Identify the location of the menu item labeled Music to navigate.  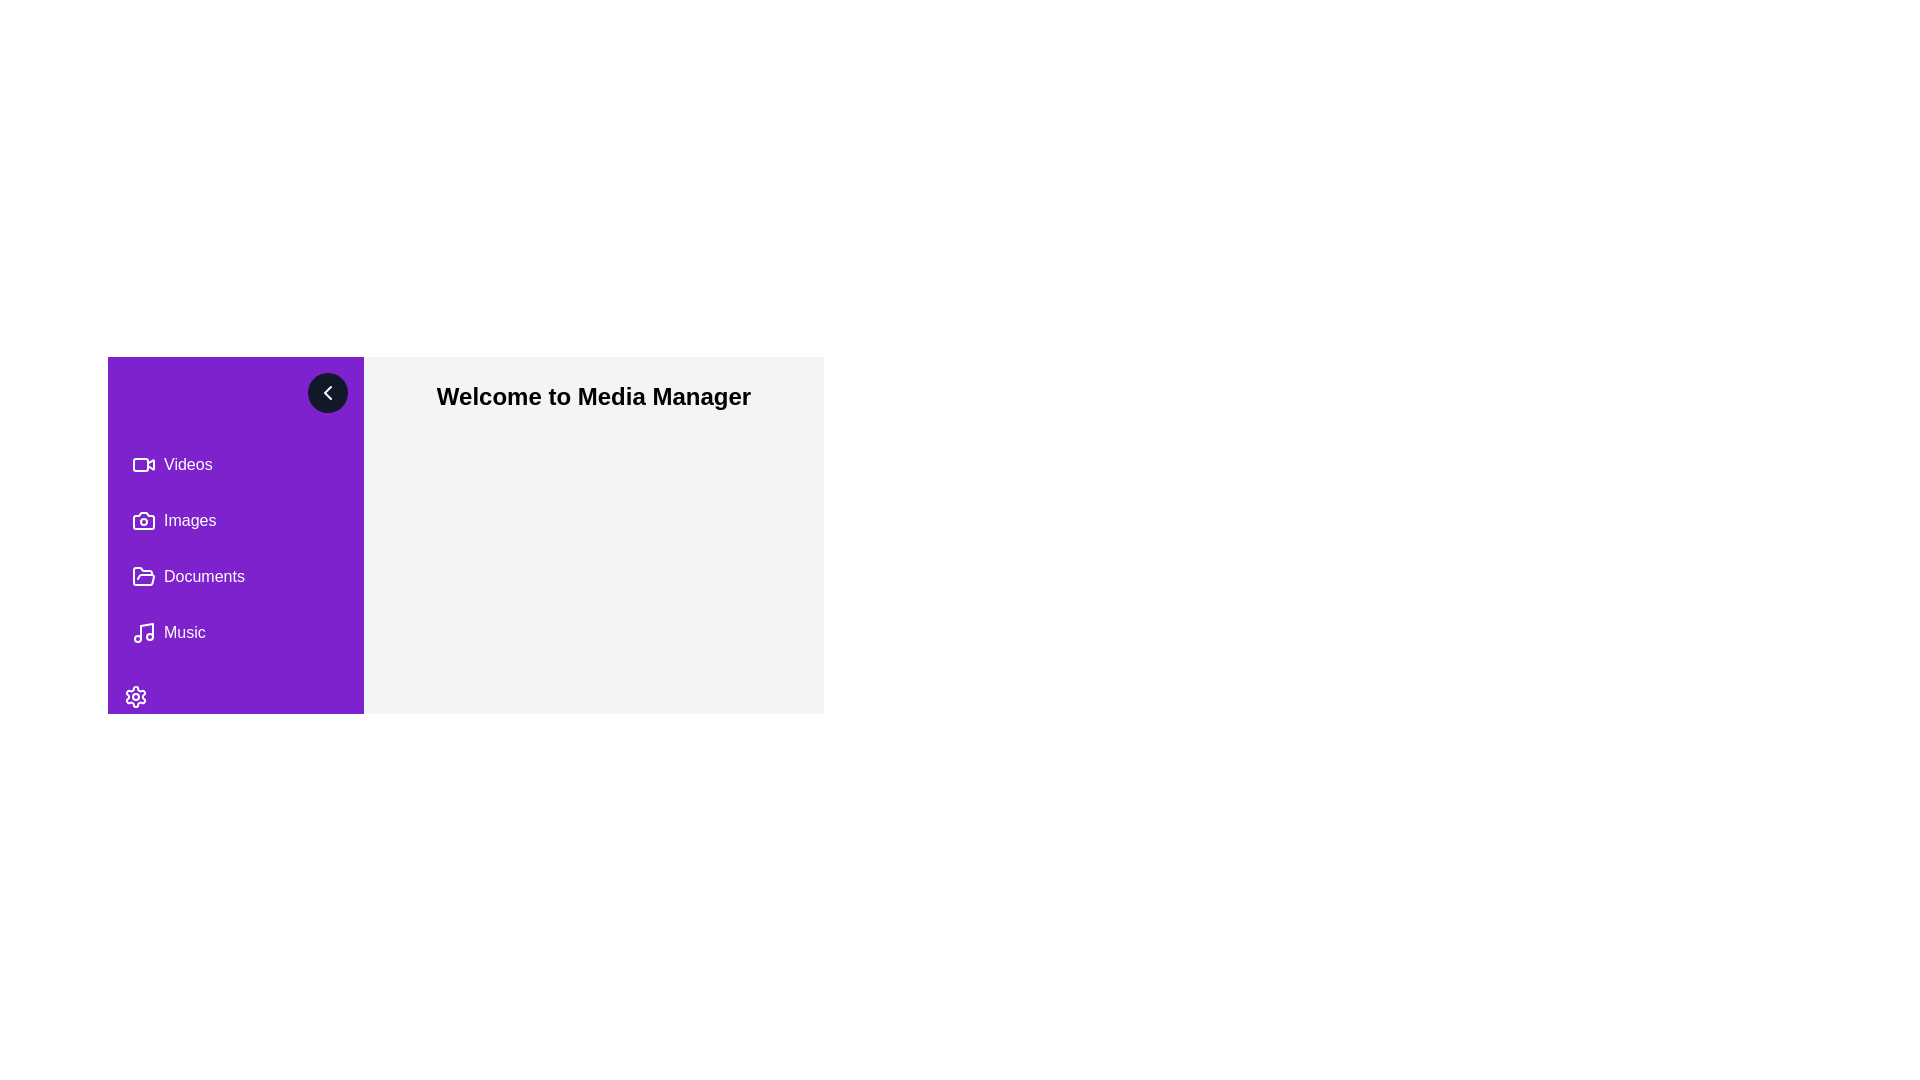
(235, 632).